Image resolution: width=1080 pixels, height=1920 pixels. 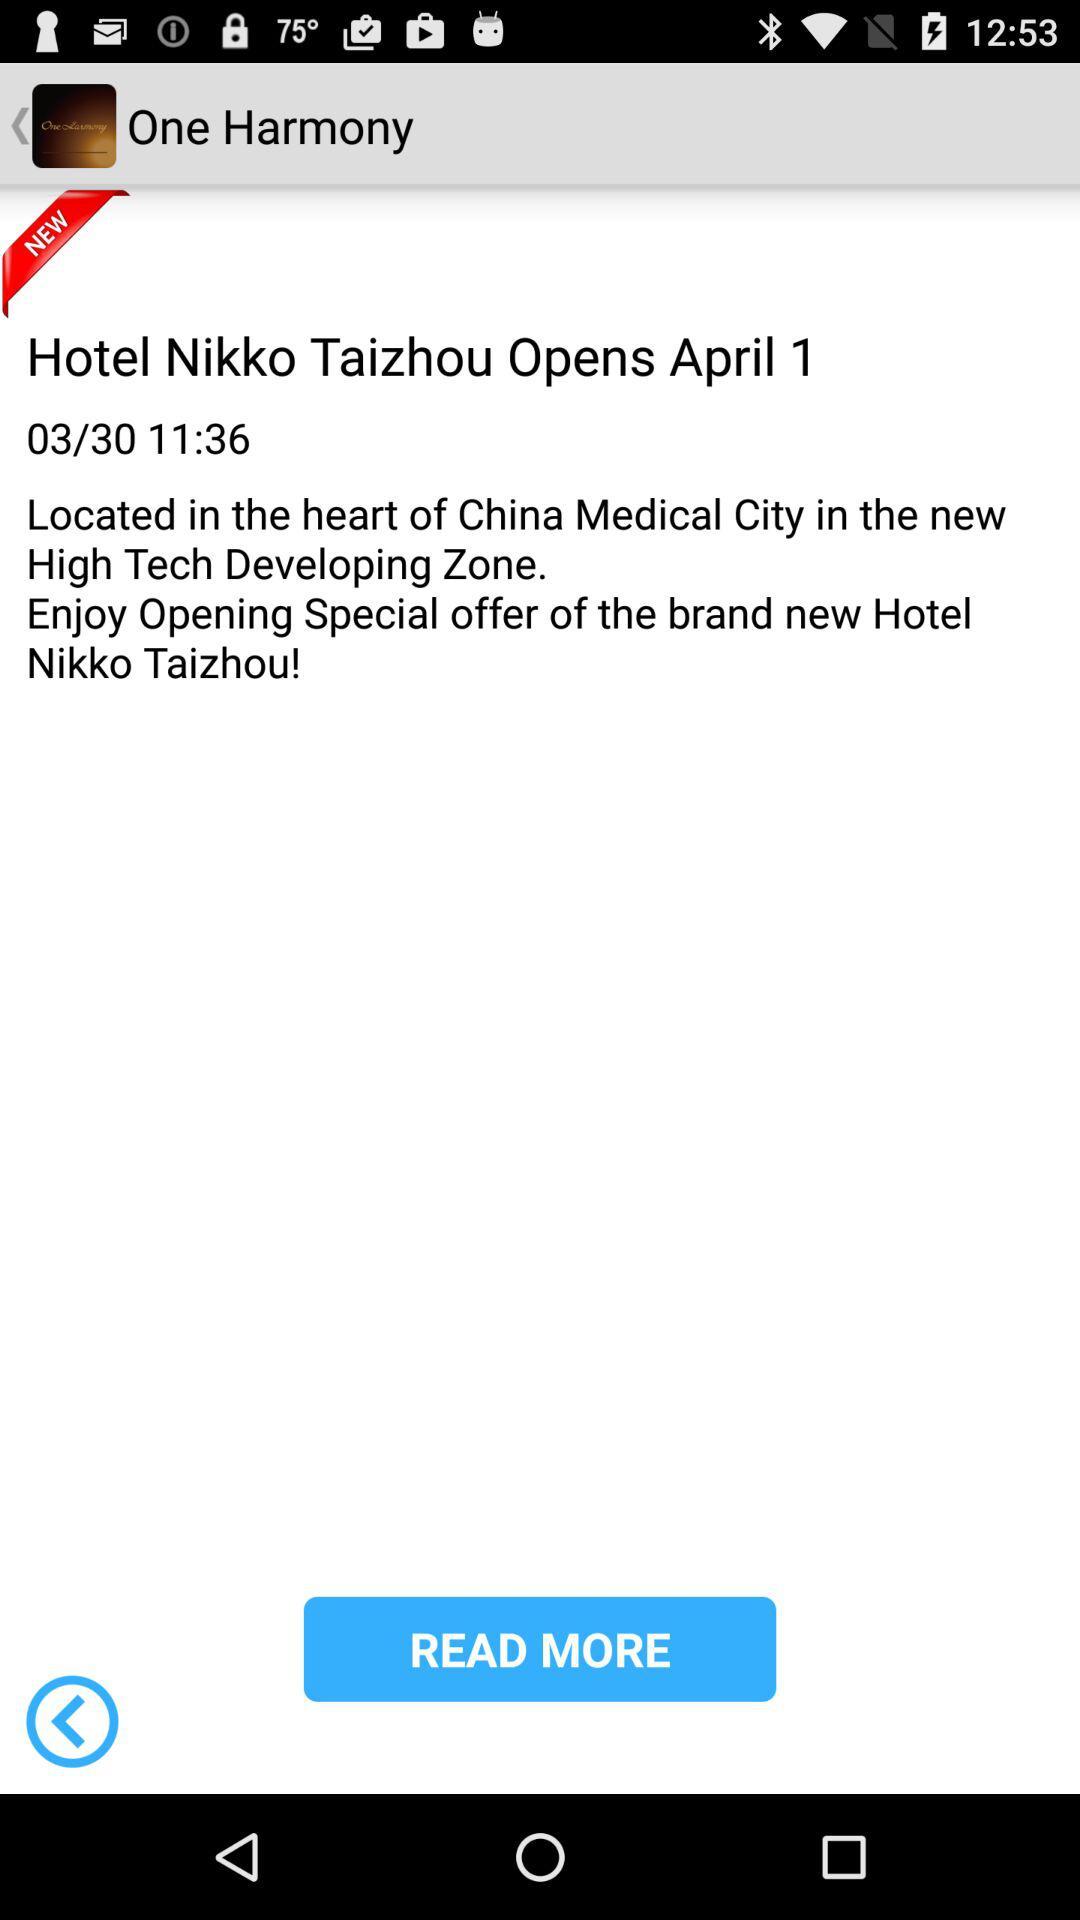 What do you see at coordinates (71, 1720) in the screenshot?
I see `back` at bounding box center [71, 1720].